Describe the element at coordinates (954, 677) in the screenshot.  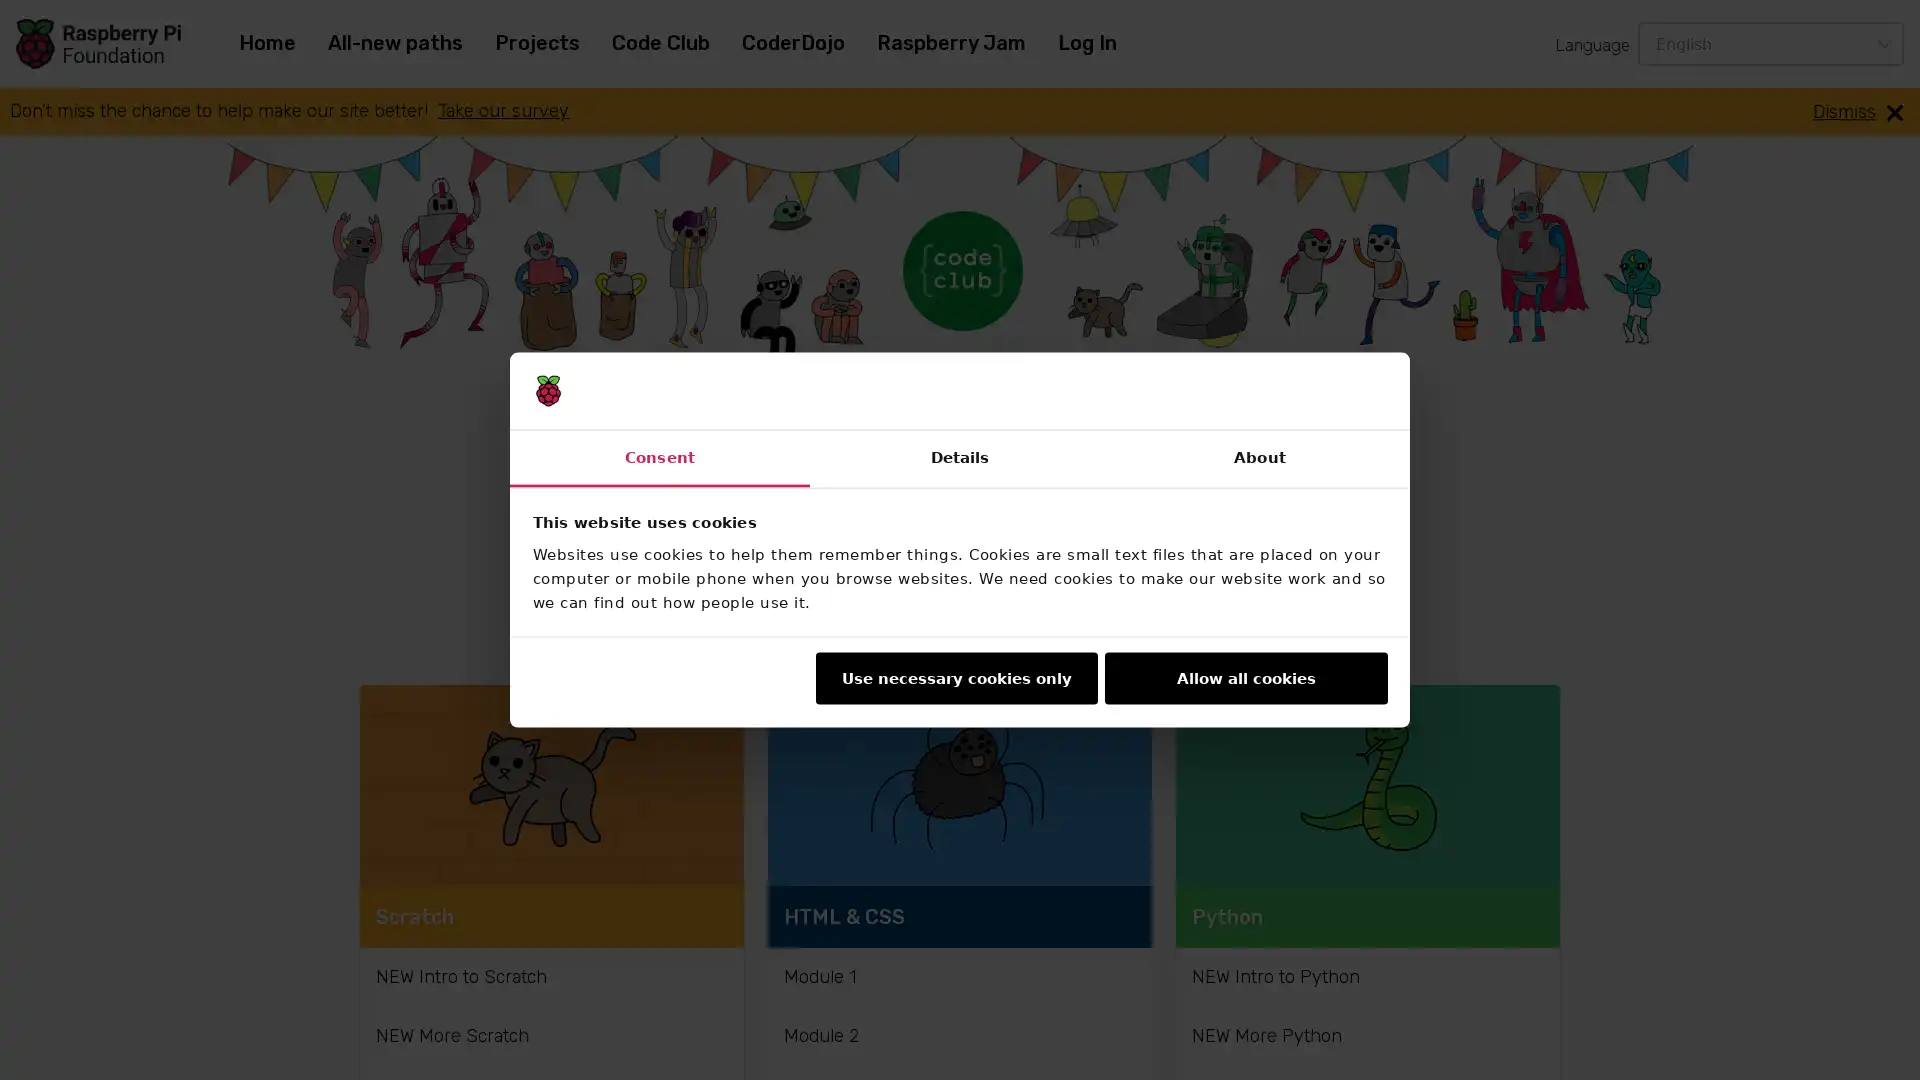
I see `Use necessary cookies only` at that location.